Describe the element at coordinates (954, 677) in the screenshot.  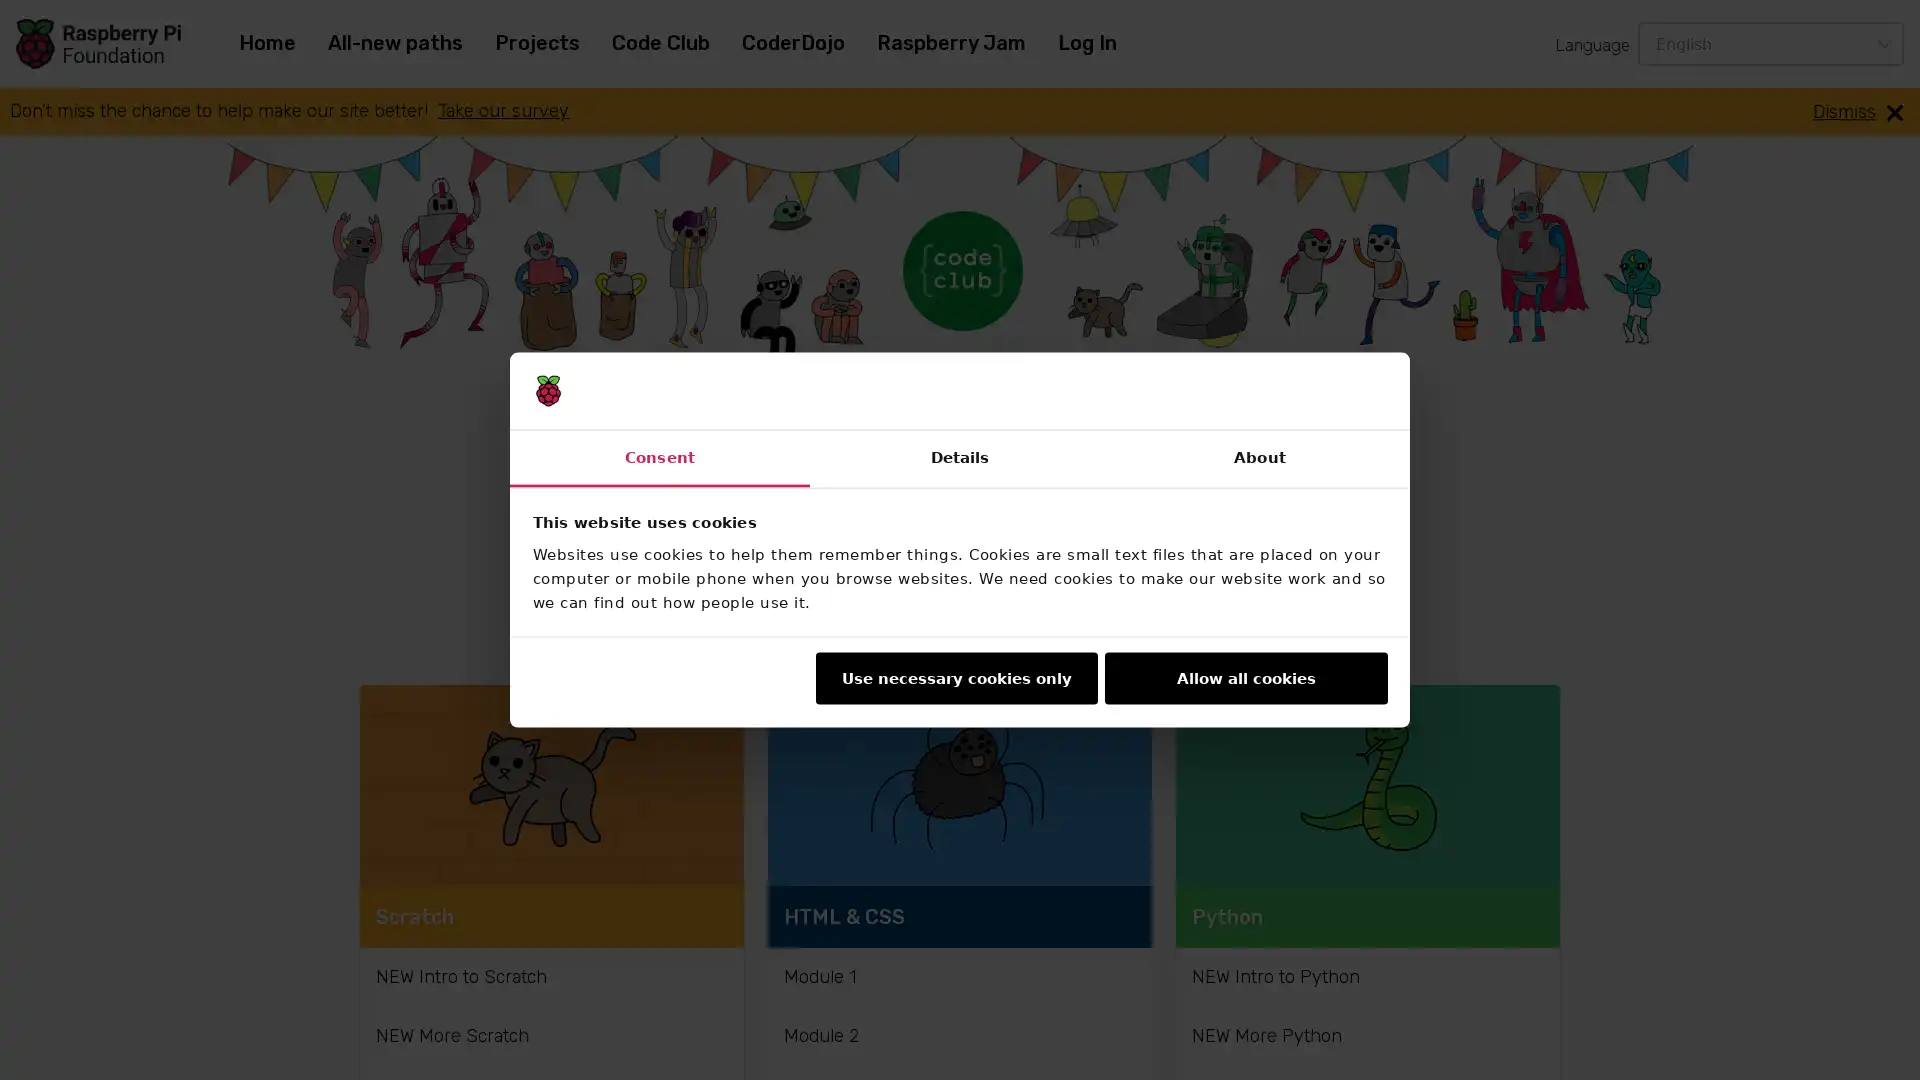
I see `Use necessary cookies only` at that location.